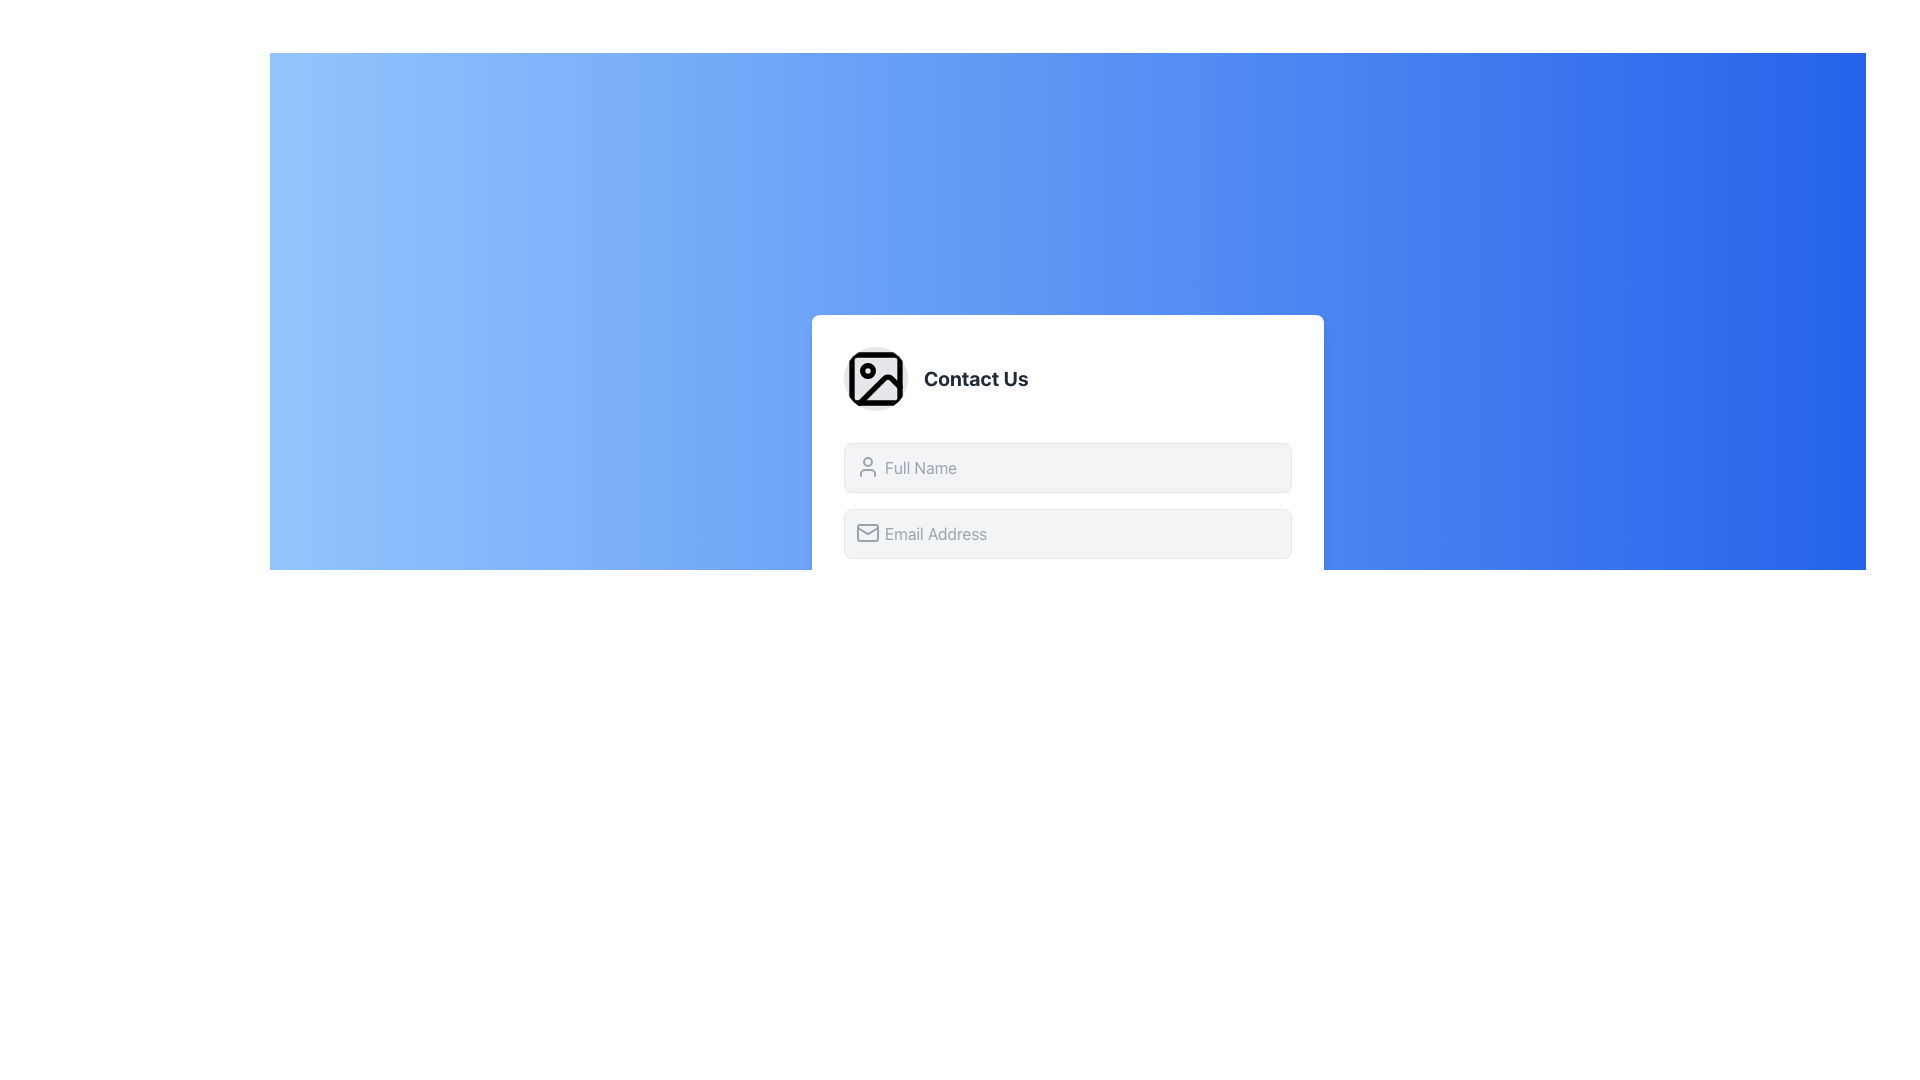 The height and width of the screenshot is (1080, 1920). I want to click on the decorative icon related to the 'Contact Us' section, which is positioned to the left of the 'Contact Us' text, so click(875, 378).